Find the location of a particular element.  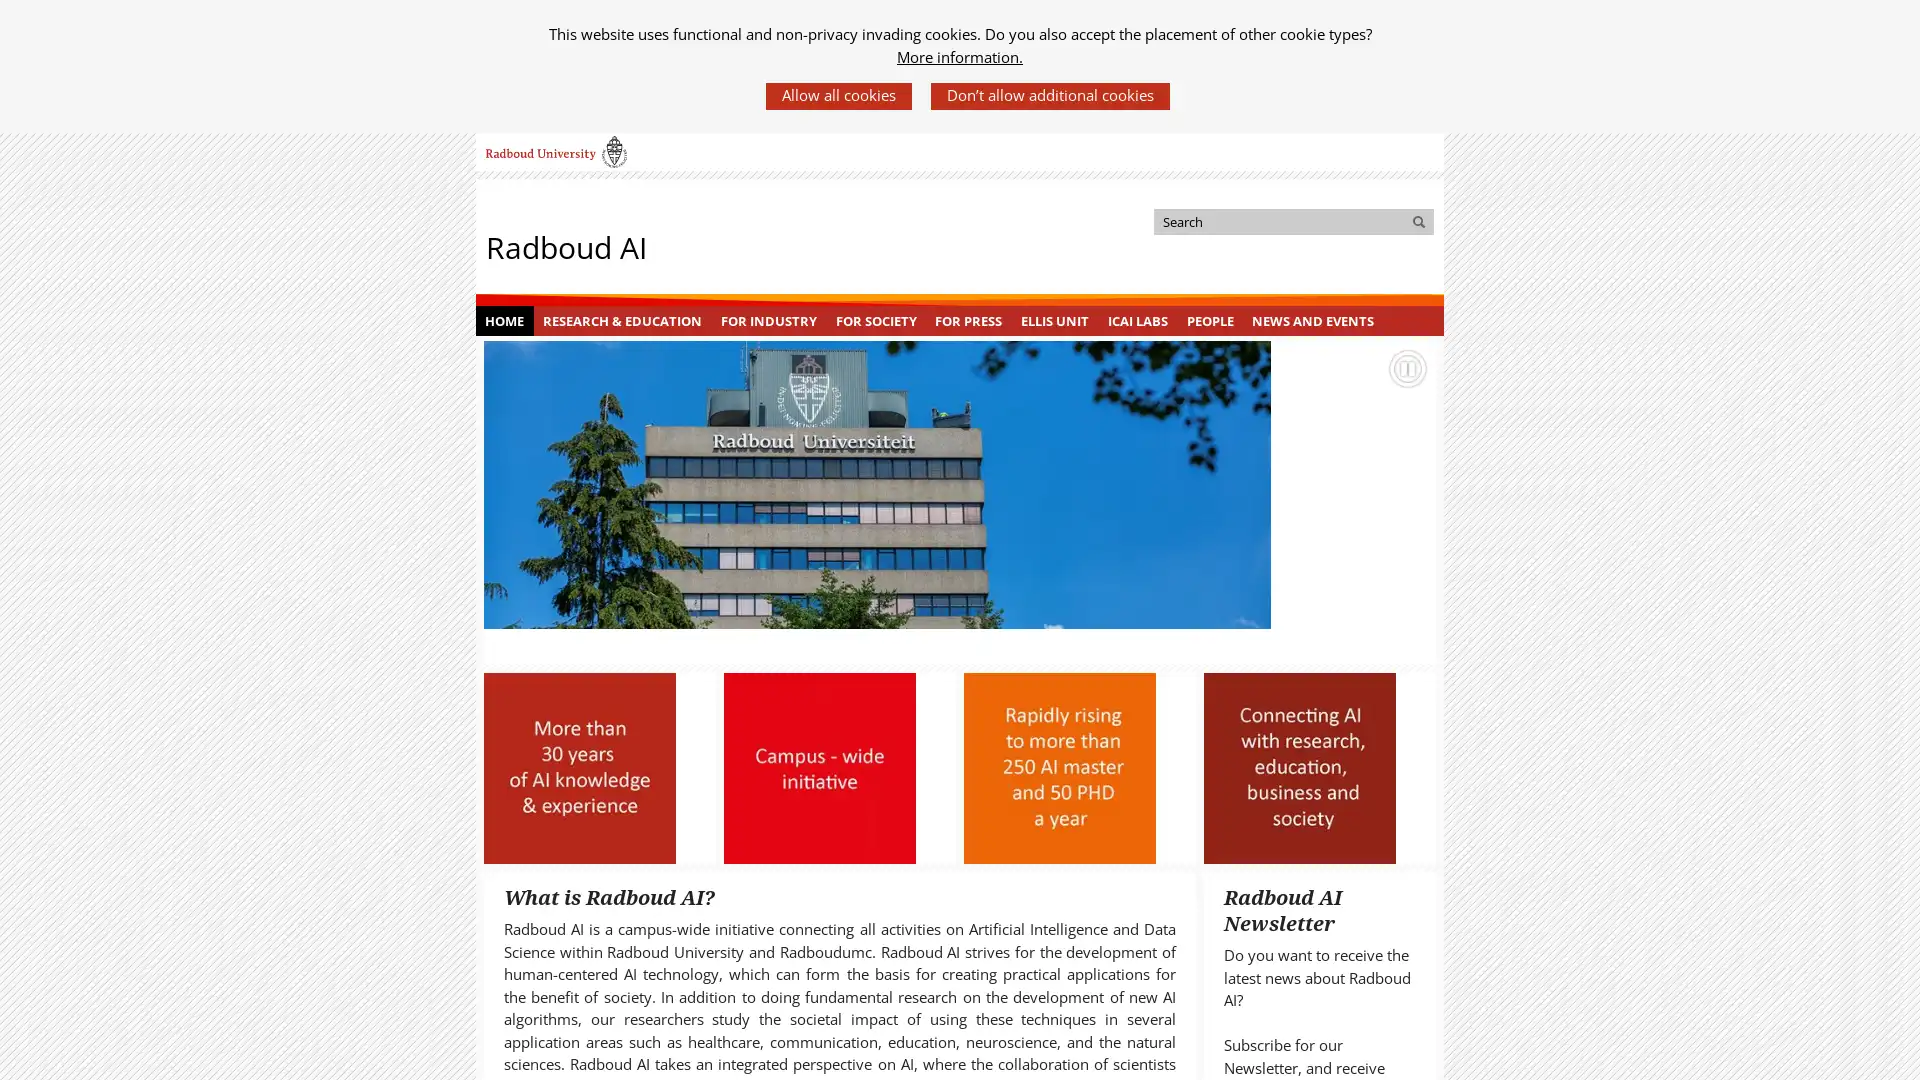

Pauzeer is located at coordinates (1406, 367).